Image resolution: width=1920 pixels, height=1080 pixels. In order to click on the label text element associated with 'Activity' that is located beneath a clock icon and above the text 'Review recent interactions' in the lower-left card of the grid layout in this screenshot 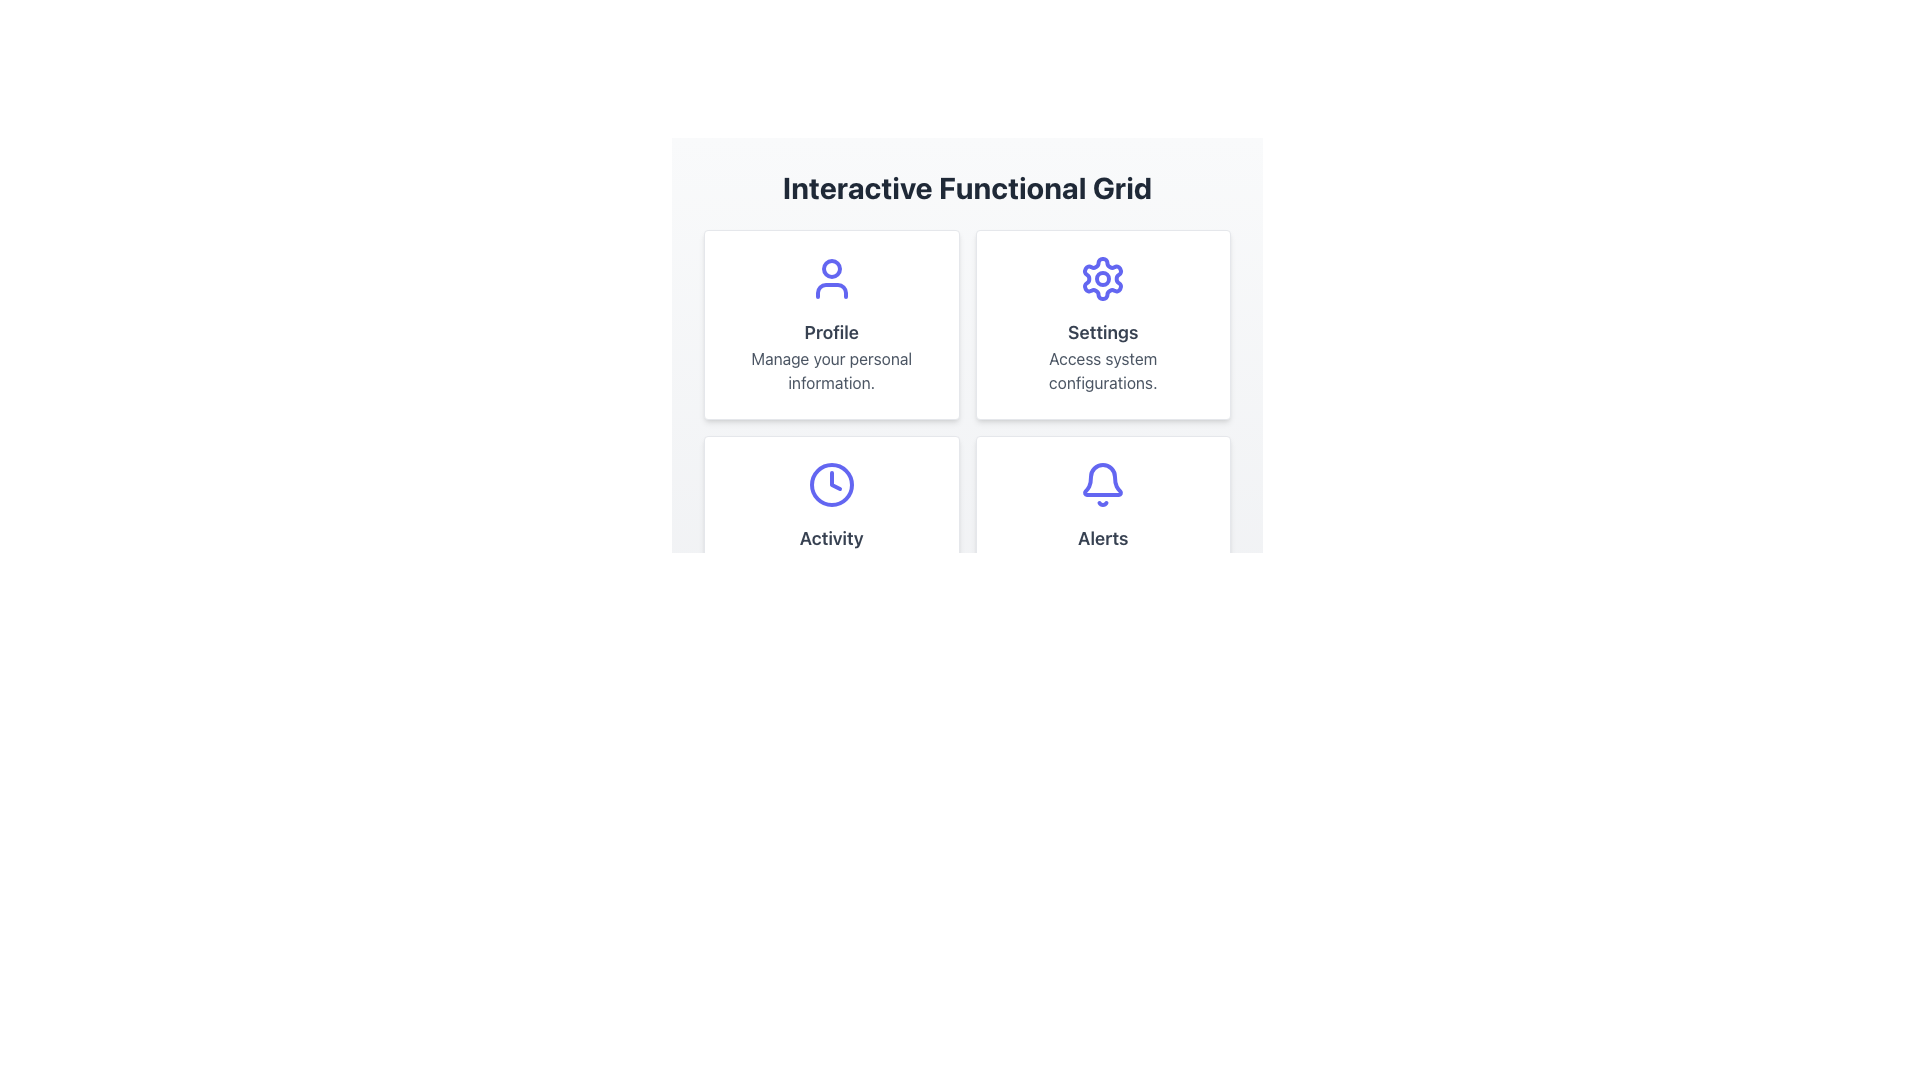, I will do `click(831, 538)`.